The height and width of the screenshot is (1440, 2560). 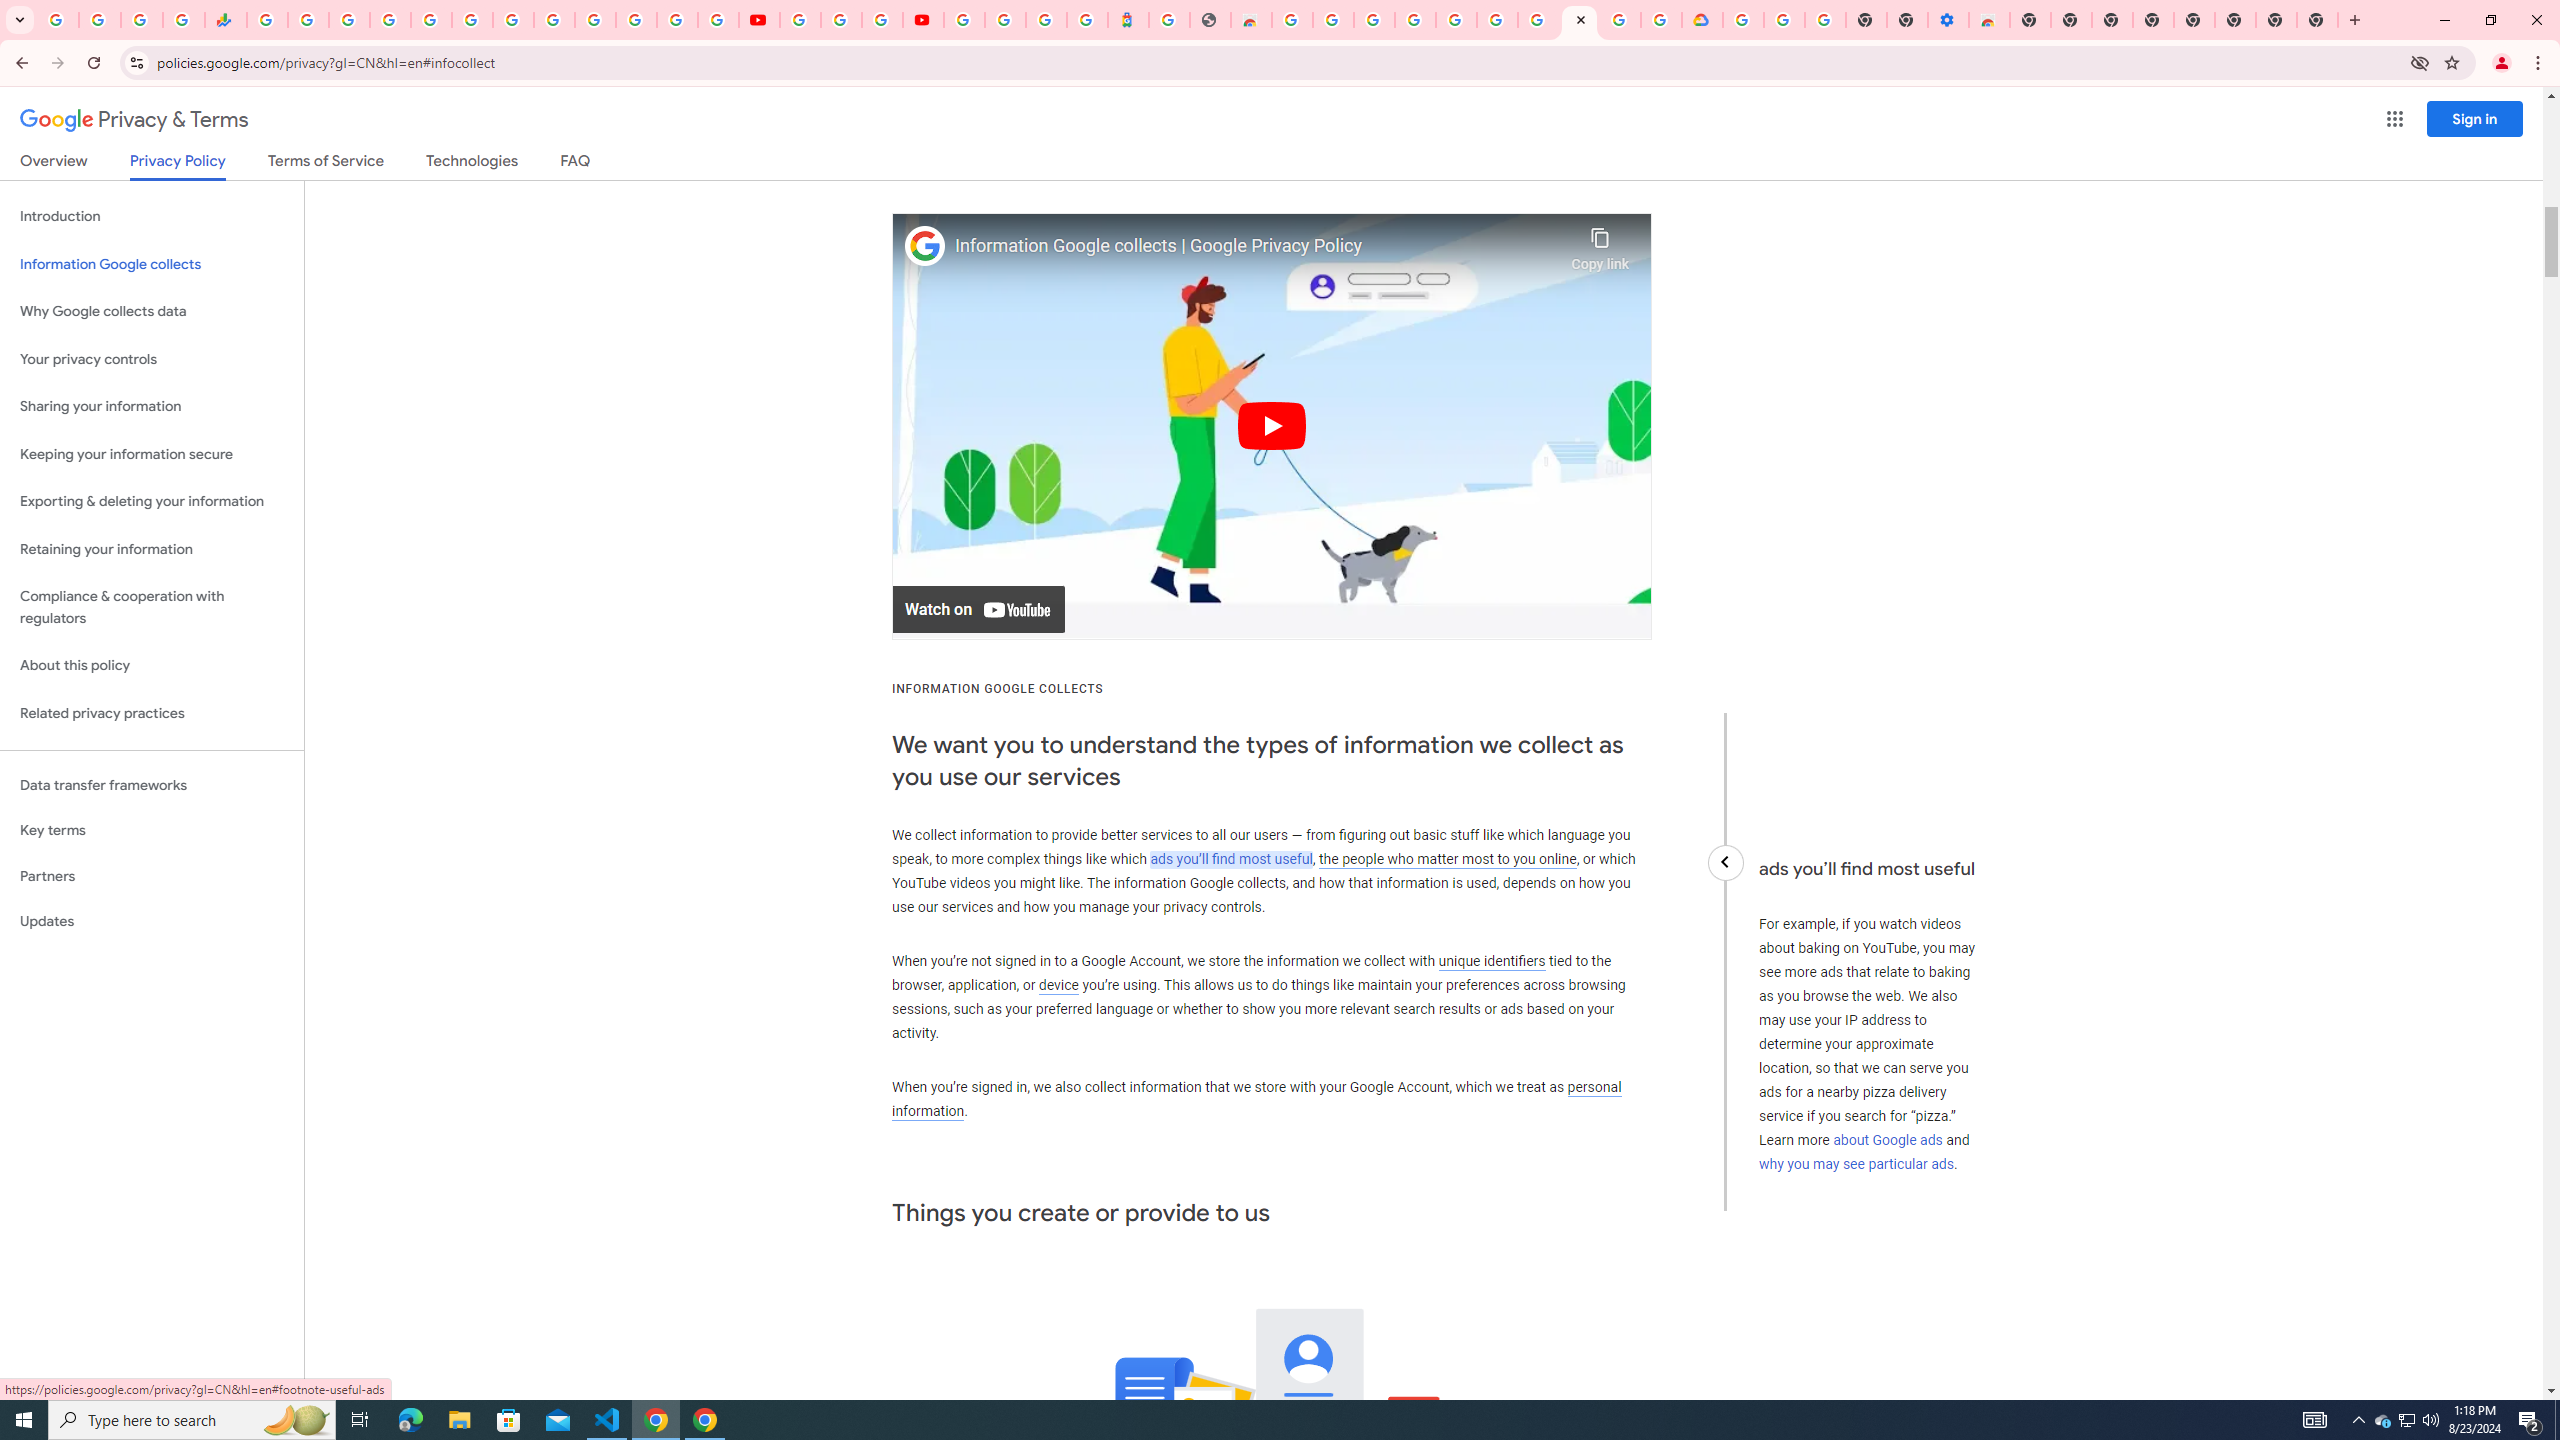 I want to click on 'Photo image of Google', so click(x=925, y=245).